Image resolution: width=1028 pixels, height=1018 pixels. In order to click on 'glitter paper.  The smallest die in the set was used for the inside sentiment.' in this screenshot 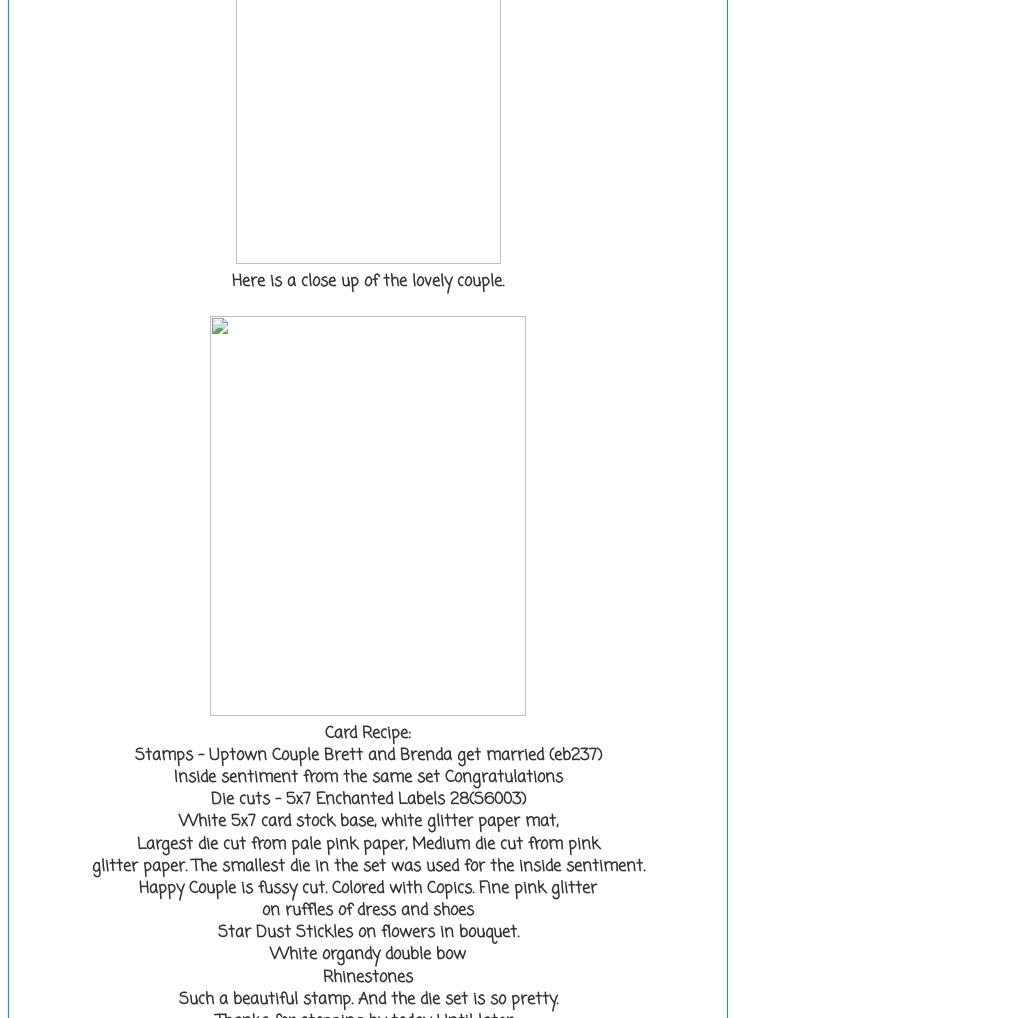, I will do `click(366, 866)`.